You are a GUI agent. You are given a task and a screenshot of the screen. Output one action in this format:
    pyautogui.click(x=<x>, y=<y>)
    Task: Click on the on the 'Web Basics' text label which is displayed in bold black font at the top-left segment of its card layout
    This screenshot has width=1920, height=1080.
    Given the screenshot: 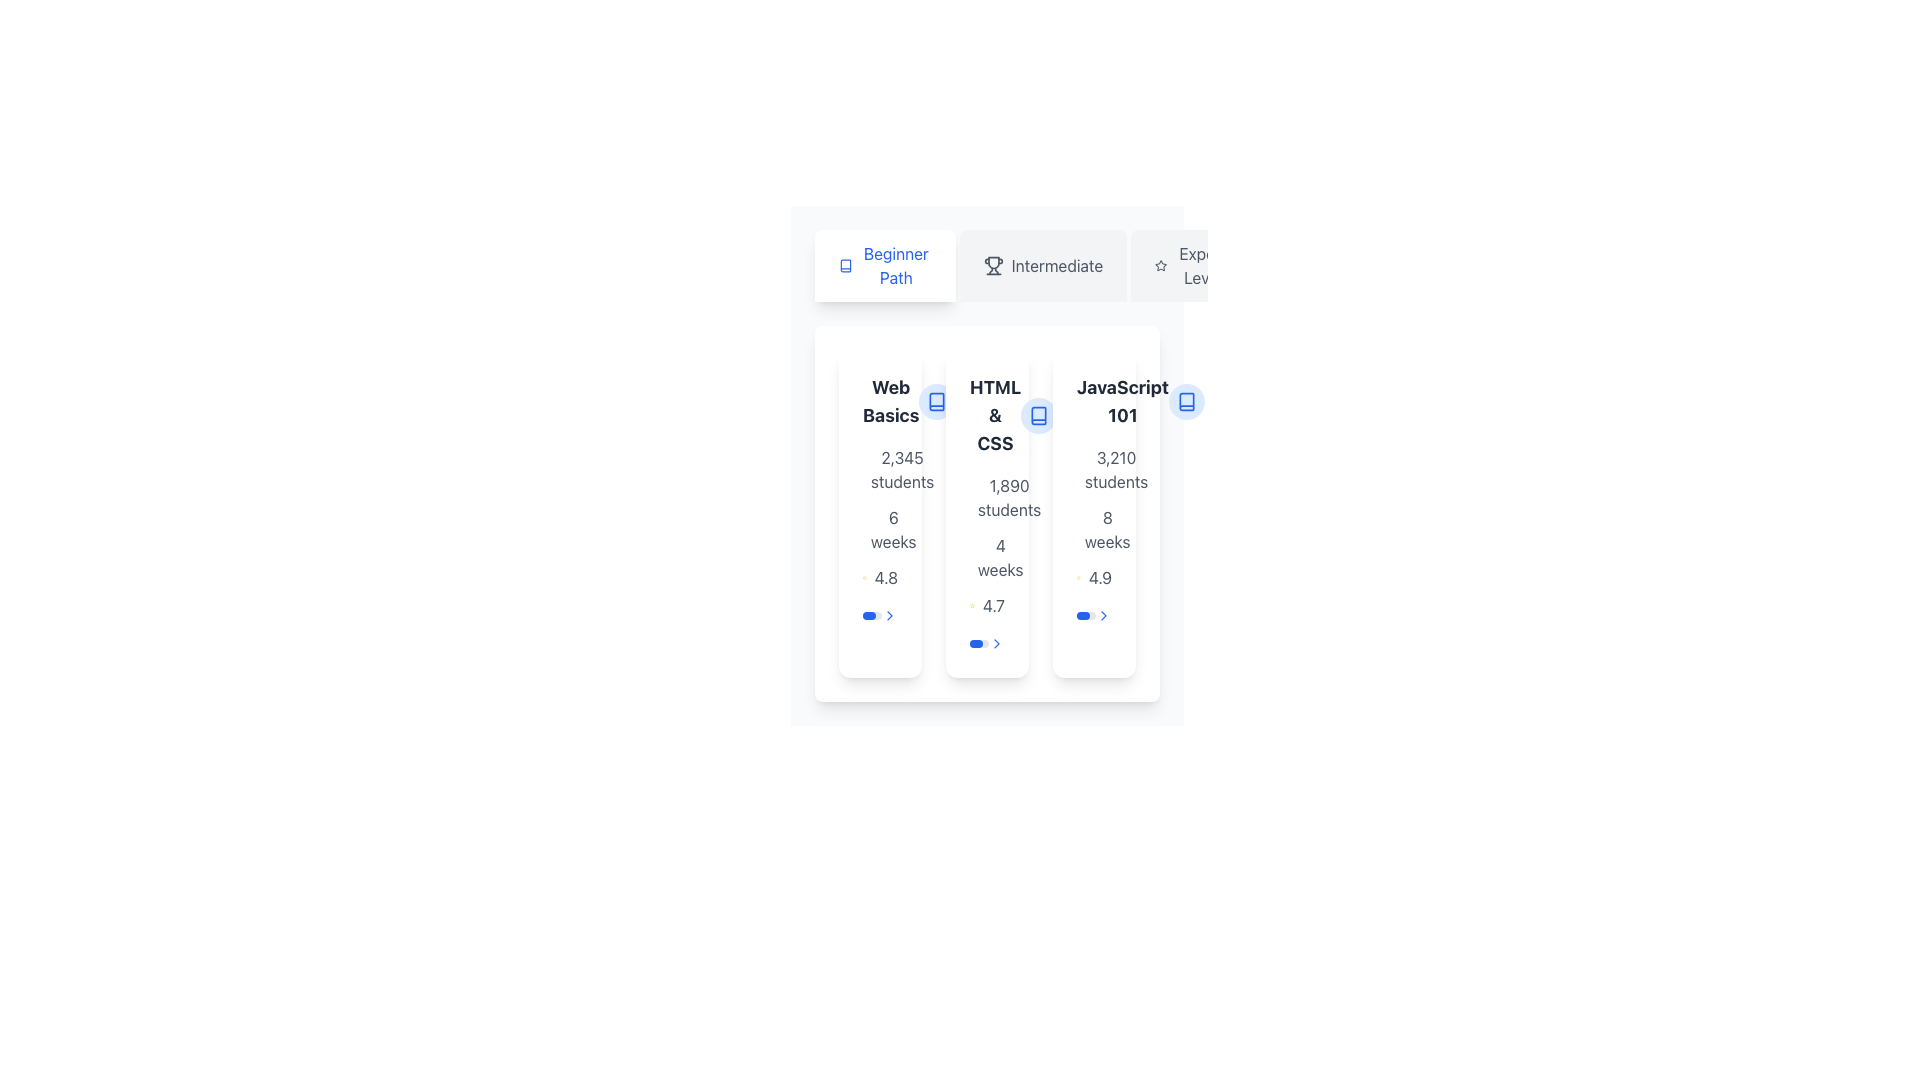 What is the action you would take?
    pyautogui.click(x=880, y=401)
    